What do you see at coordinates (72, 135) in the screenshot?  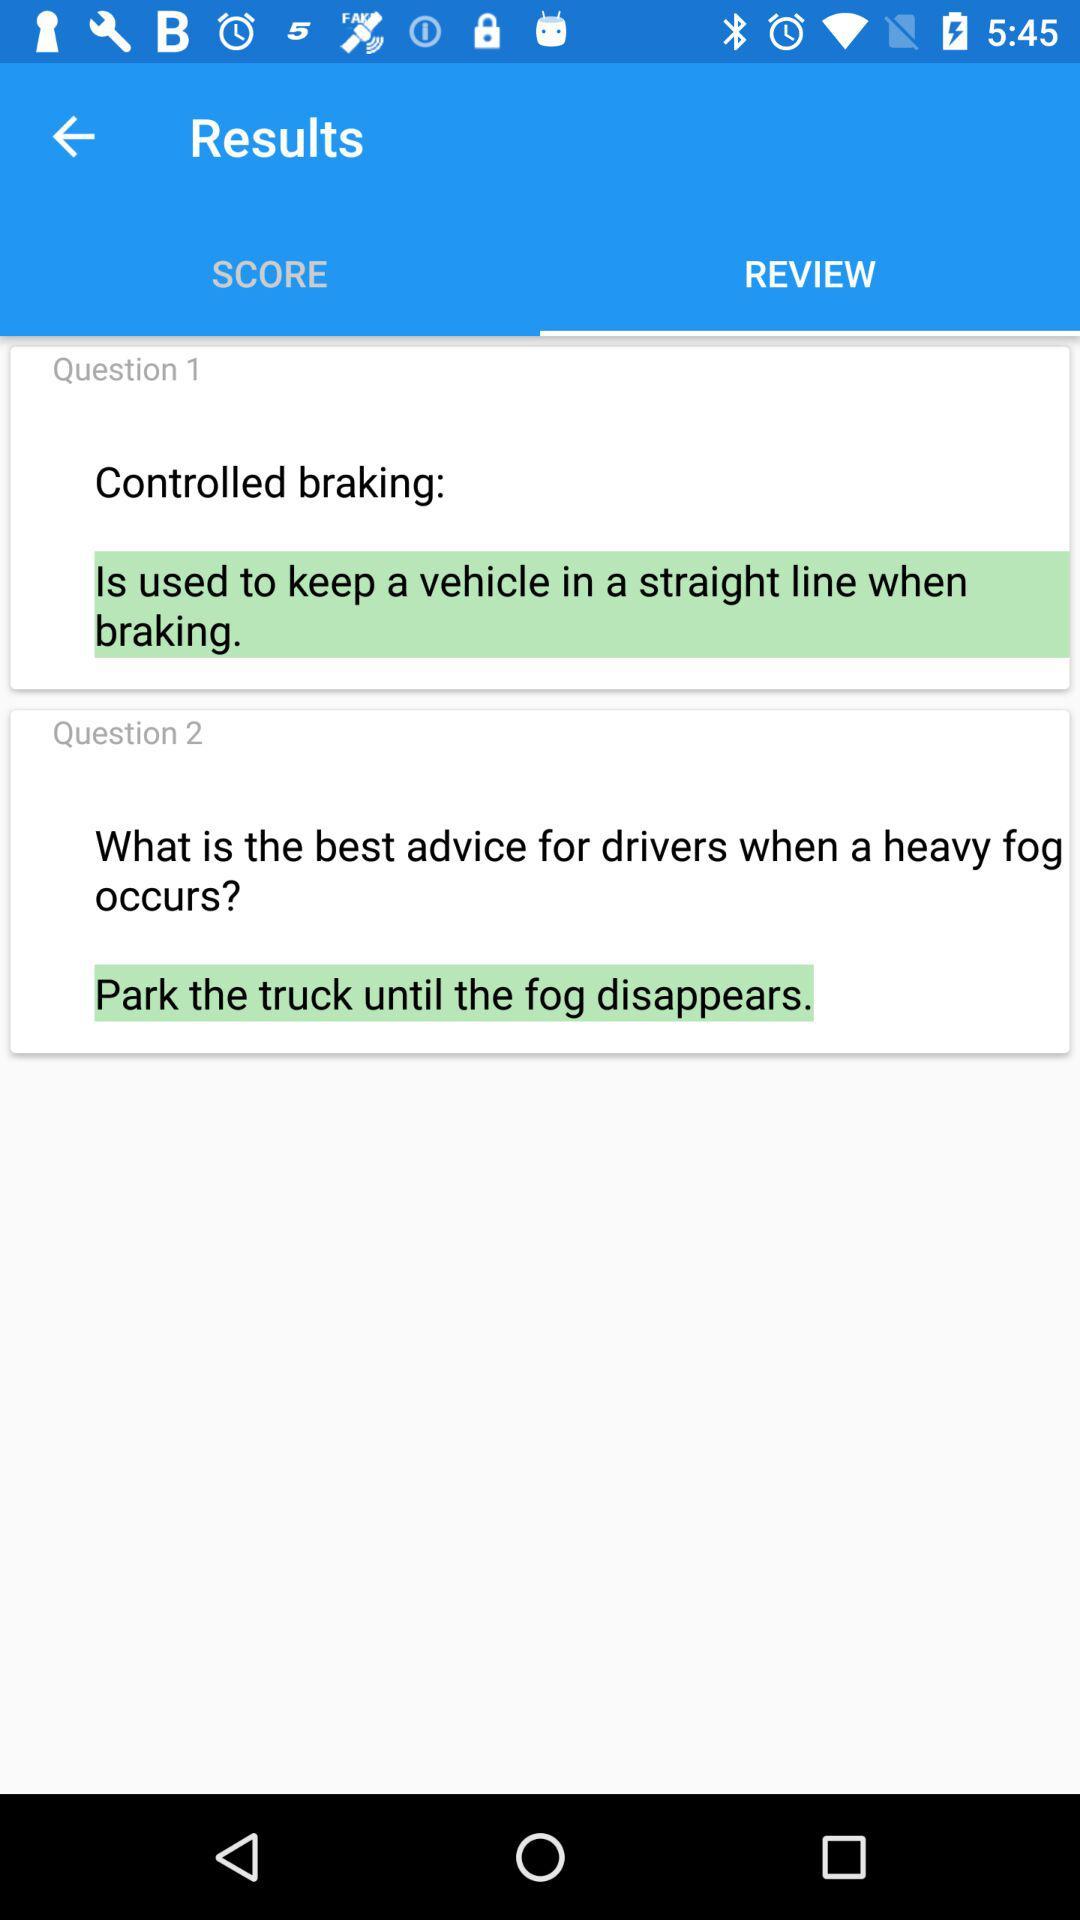 I see `the item to the left of the results` at bounding box center [72, 135].